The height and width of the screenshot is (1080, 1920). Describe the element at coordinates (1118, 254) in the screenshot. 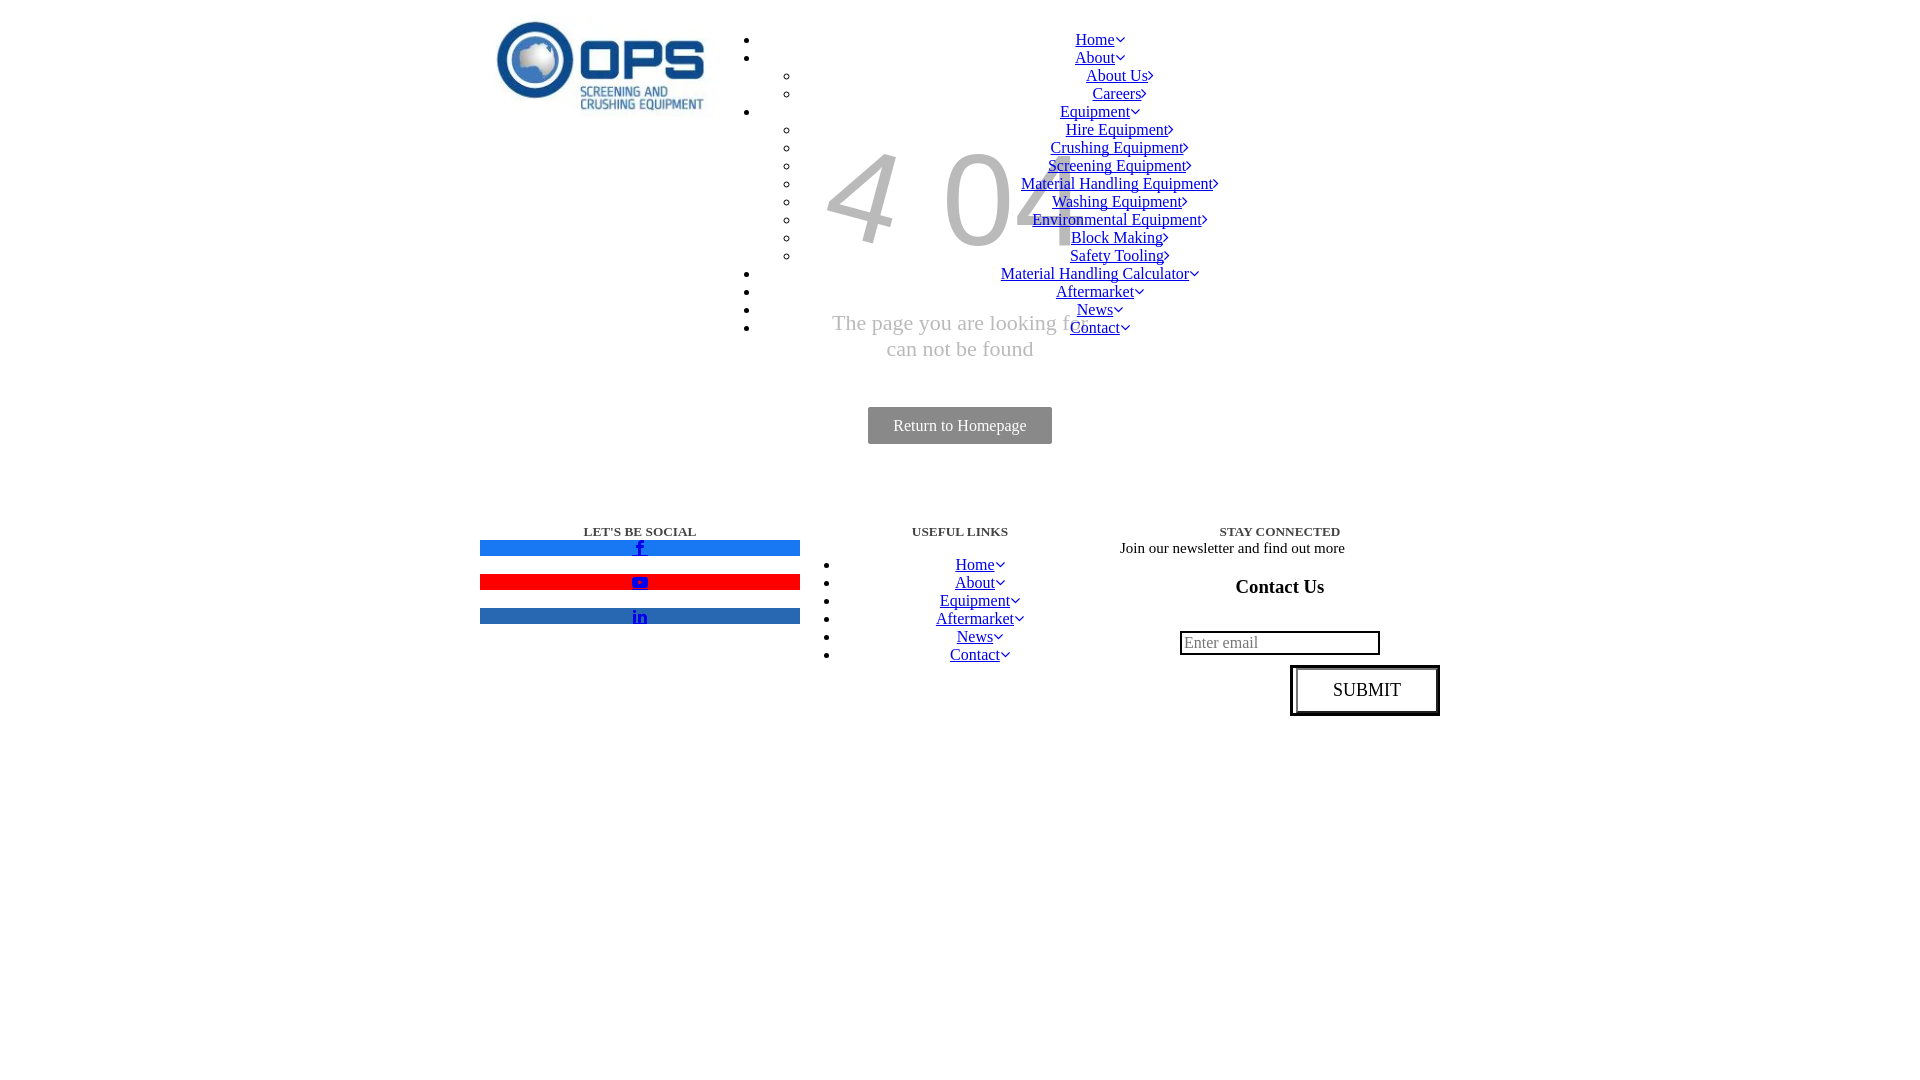

I see `'Safety Tooling'` at that location.